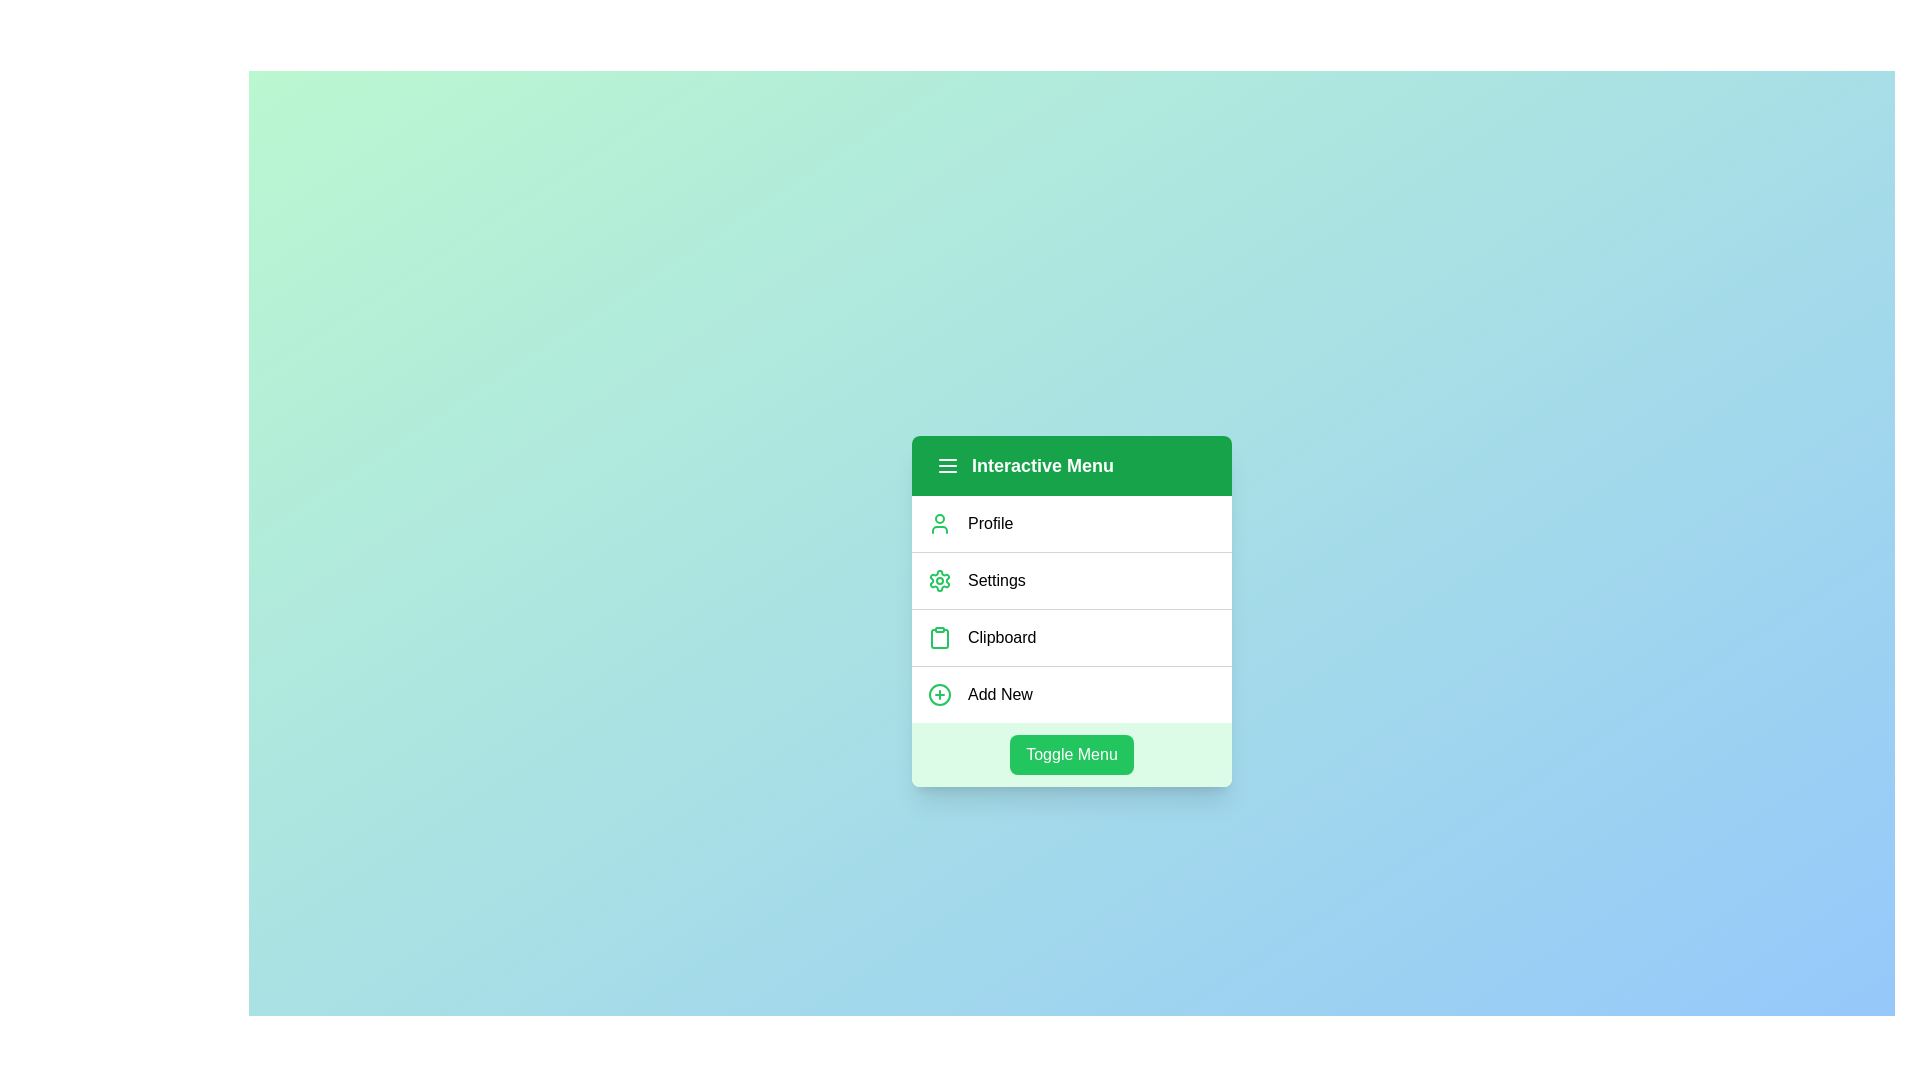  I want to click on the 'Toggle Menu' button to toggle the menu visibility, so click(1070, 754).